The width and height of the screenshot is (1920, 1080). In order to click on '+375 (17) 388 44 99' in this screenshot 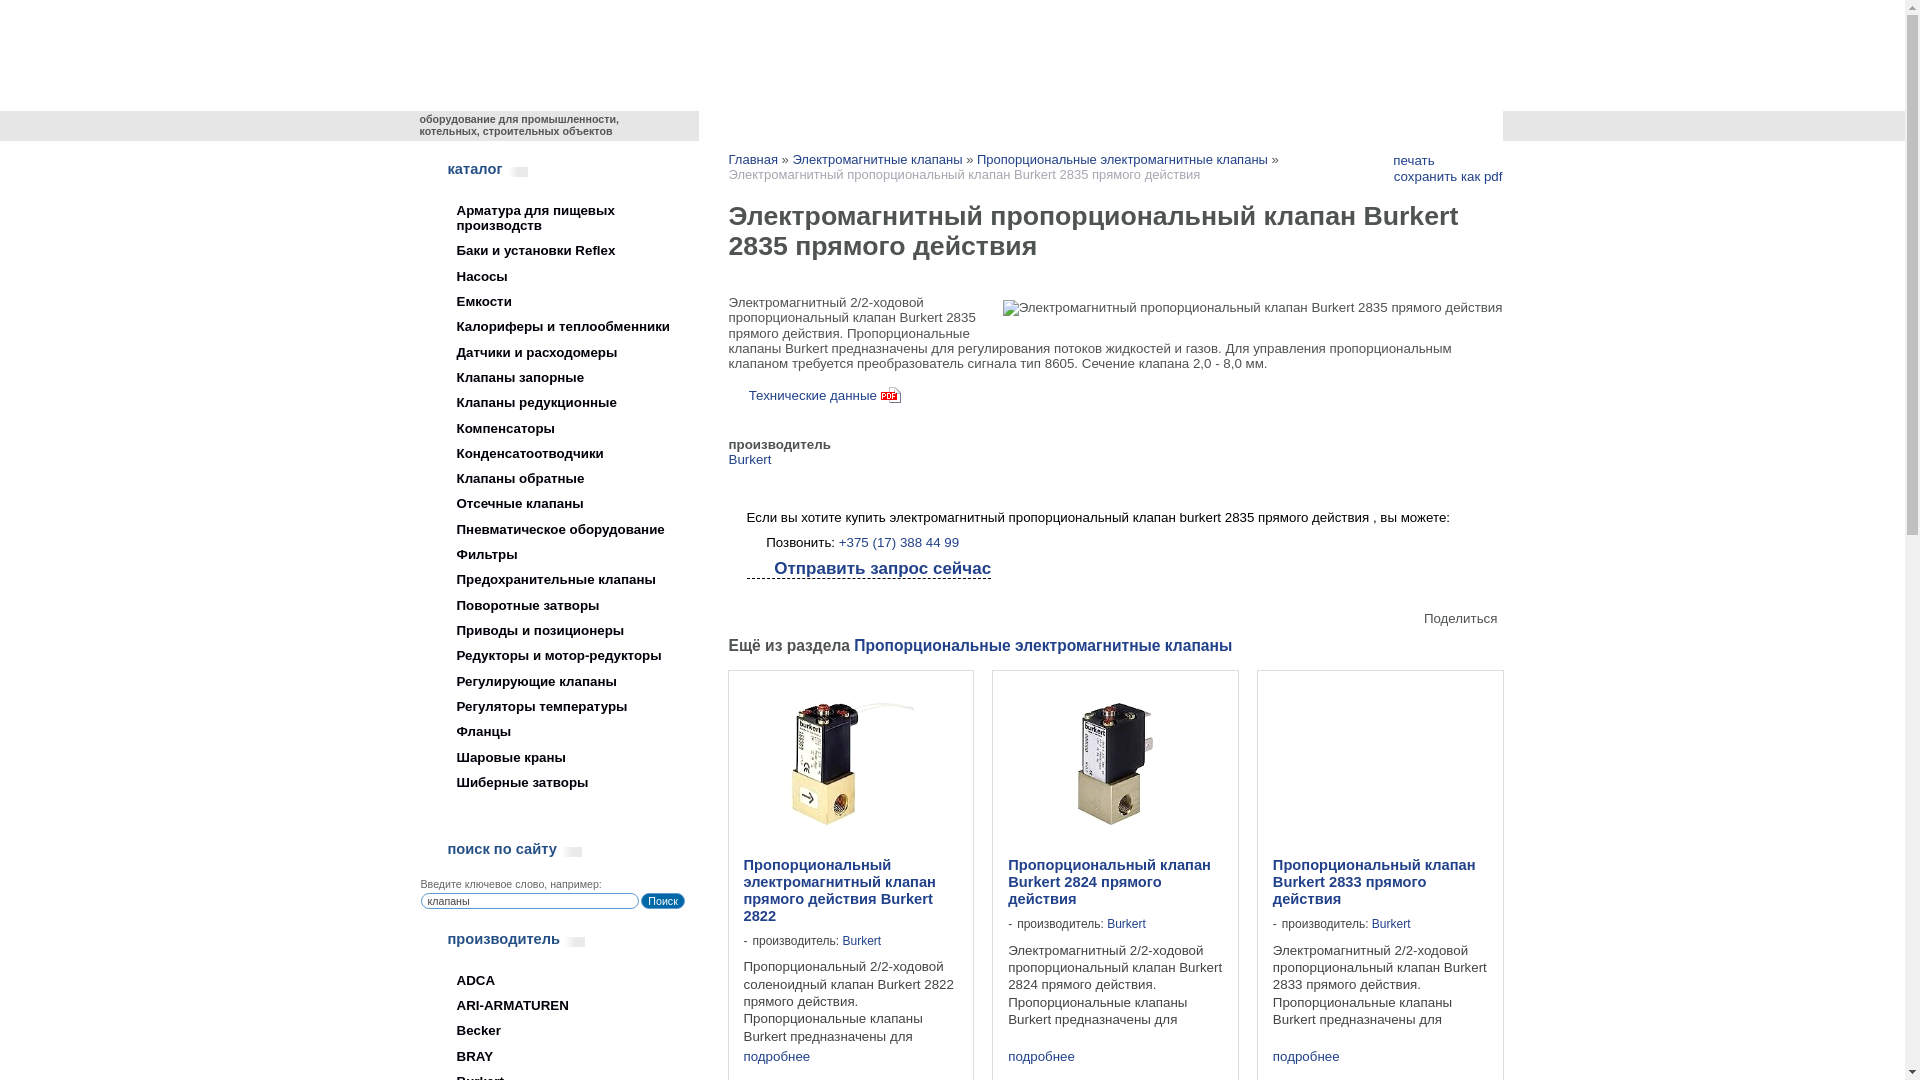, I will do `click(839, 542)`.